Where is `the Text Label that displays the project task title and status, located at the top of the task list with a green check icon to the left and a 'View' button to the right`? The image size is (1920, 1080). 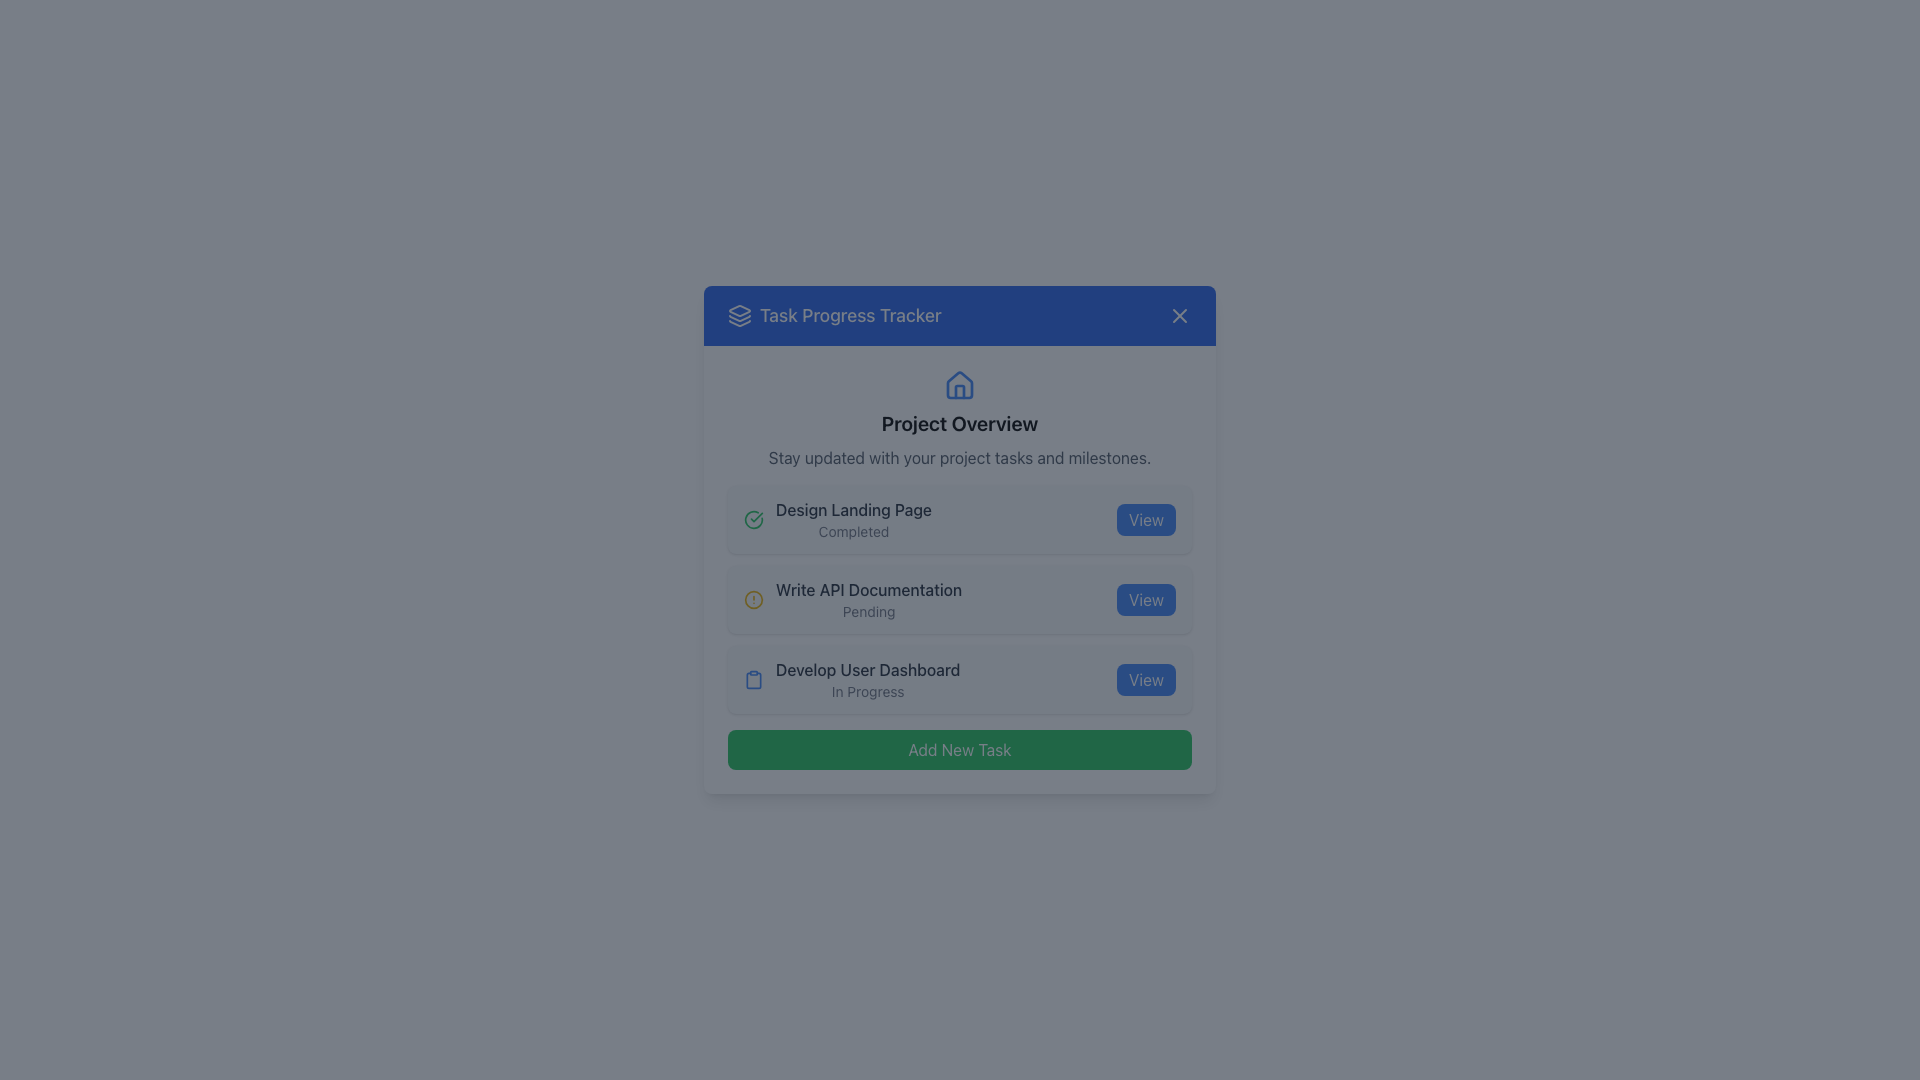
the Text Label that displays the project task title and status, located at the top of the task list with a green check icon to the left and a 'View' button to the right is located at coordinates (854, 519).